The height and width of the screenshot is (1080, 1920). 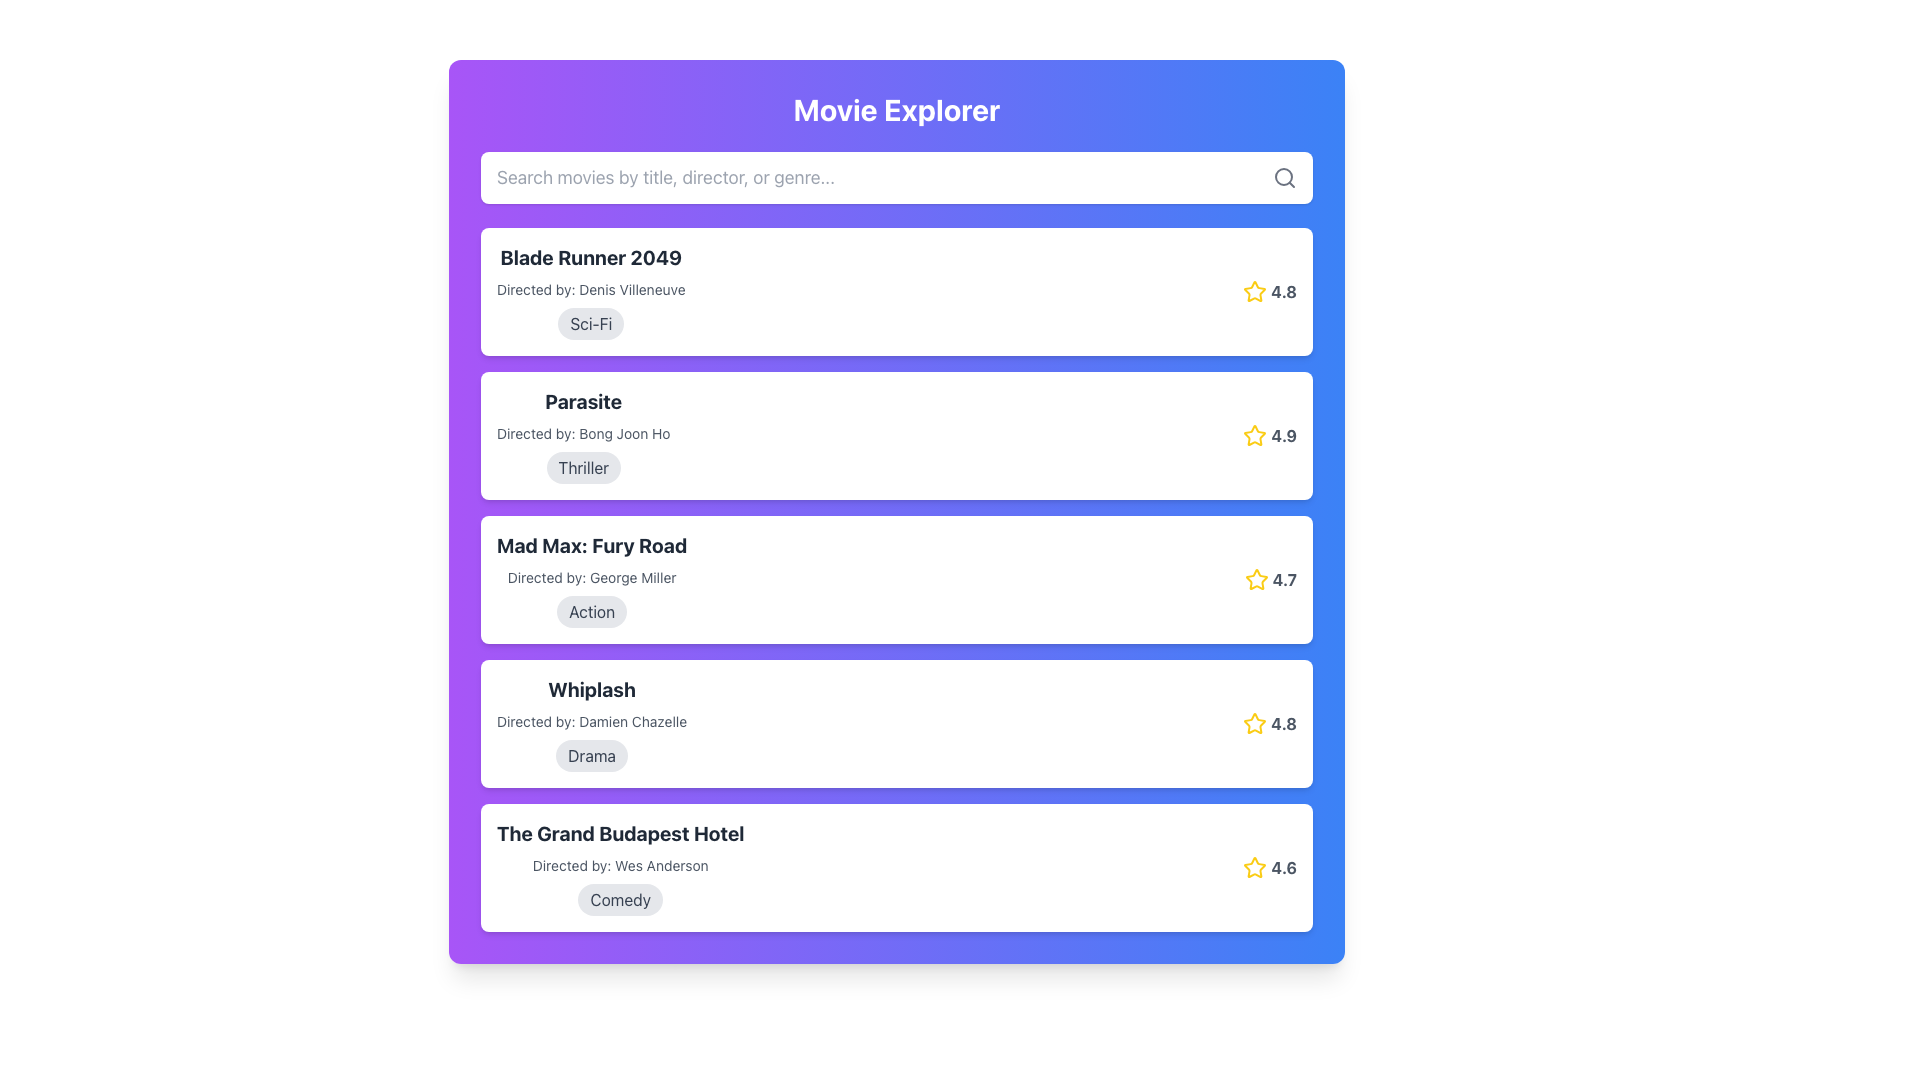 What do you see at coordinates (1254, 723) in the screenshot?
I see `the star icon that represents the rating for the movie 'Whiplash' in the 'Movie Explorer' interface, located adjacent to the rating score of '4.8'` at bounding box center [1254, 723].